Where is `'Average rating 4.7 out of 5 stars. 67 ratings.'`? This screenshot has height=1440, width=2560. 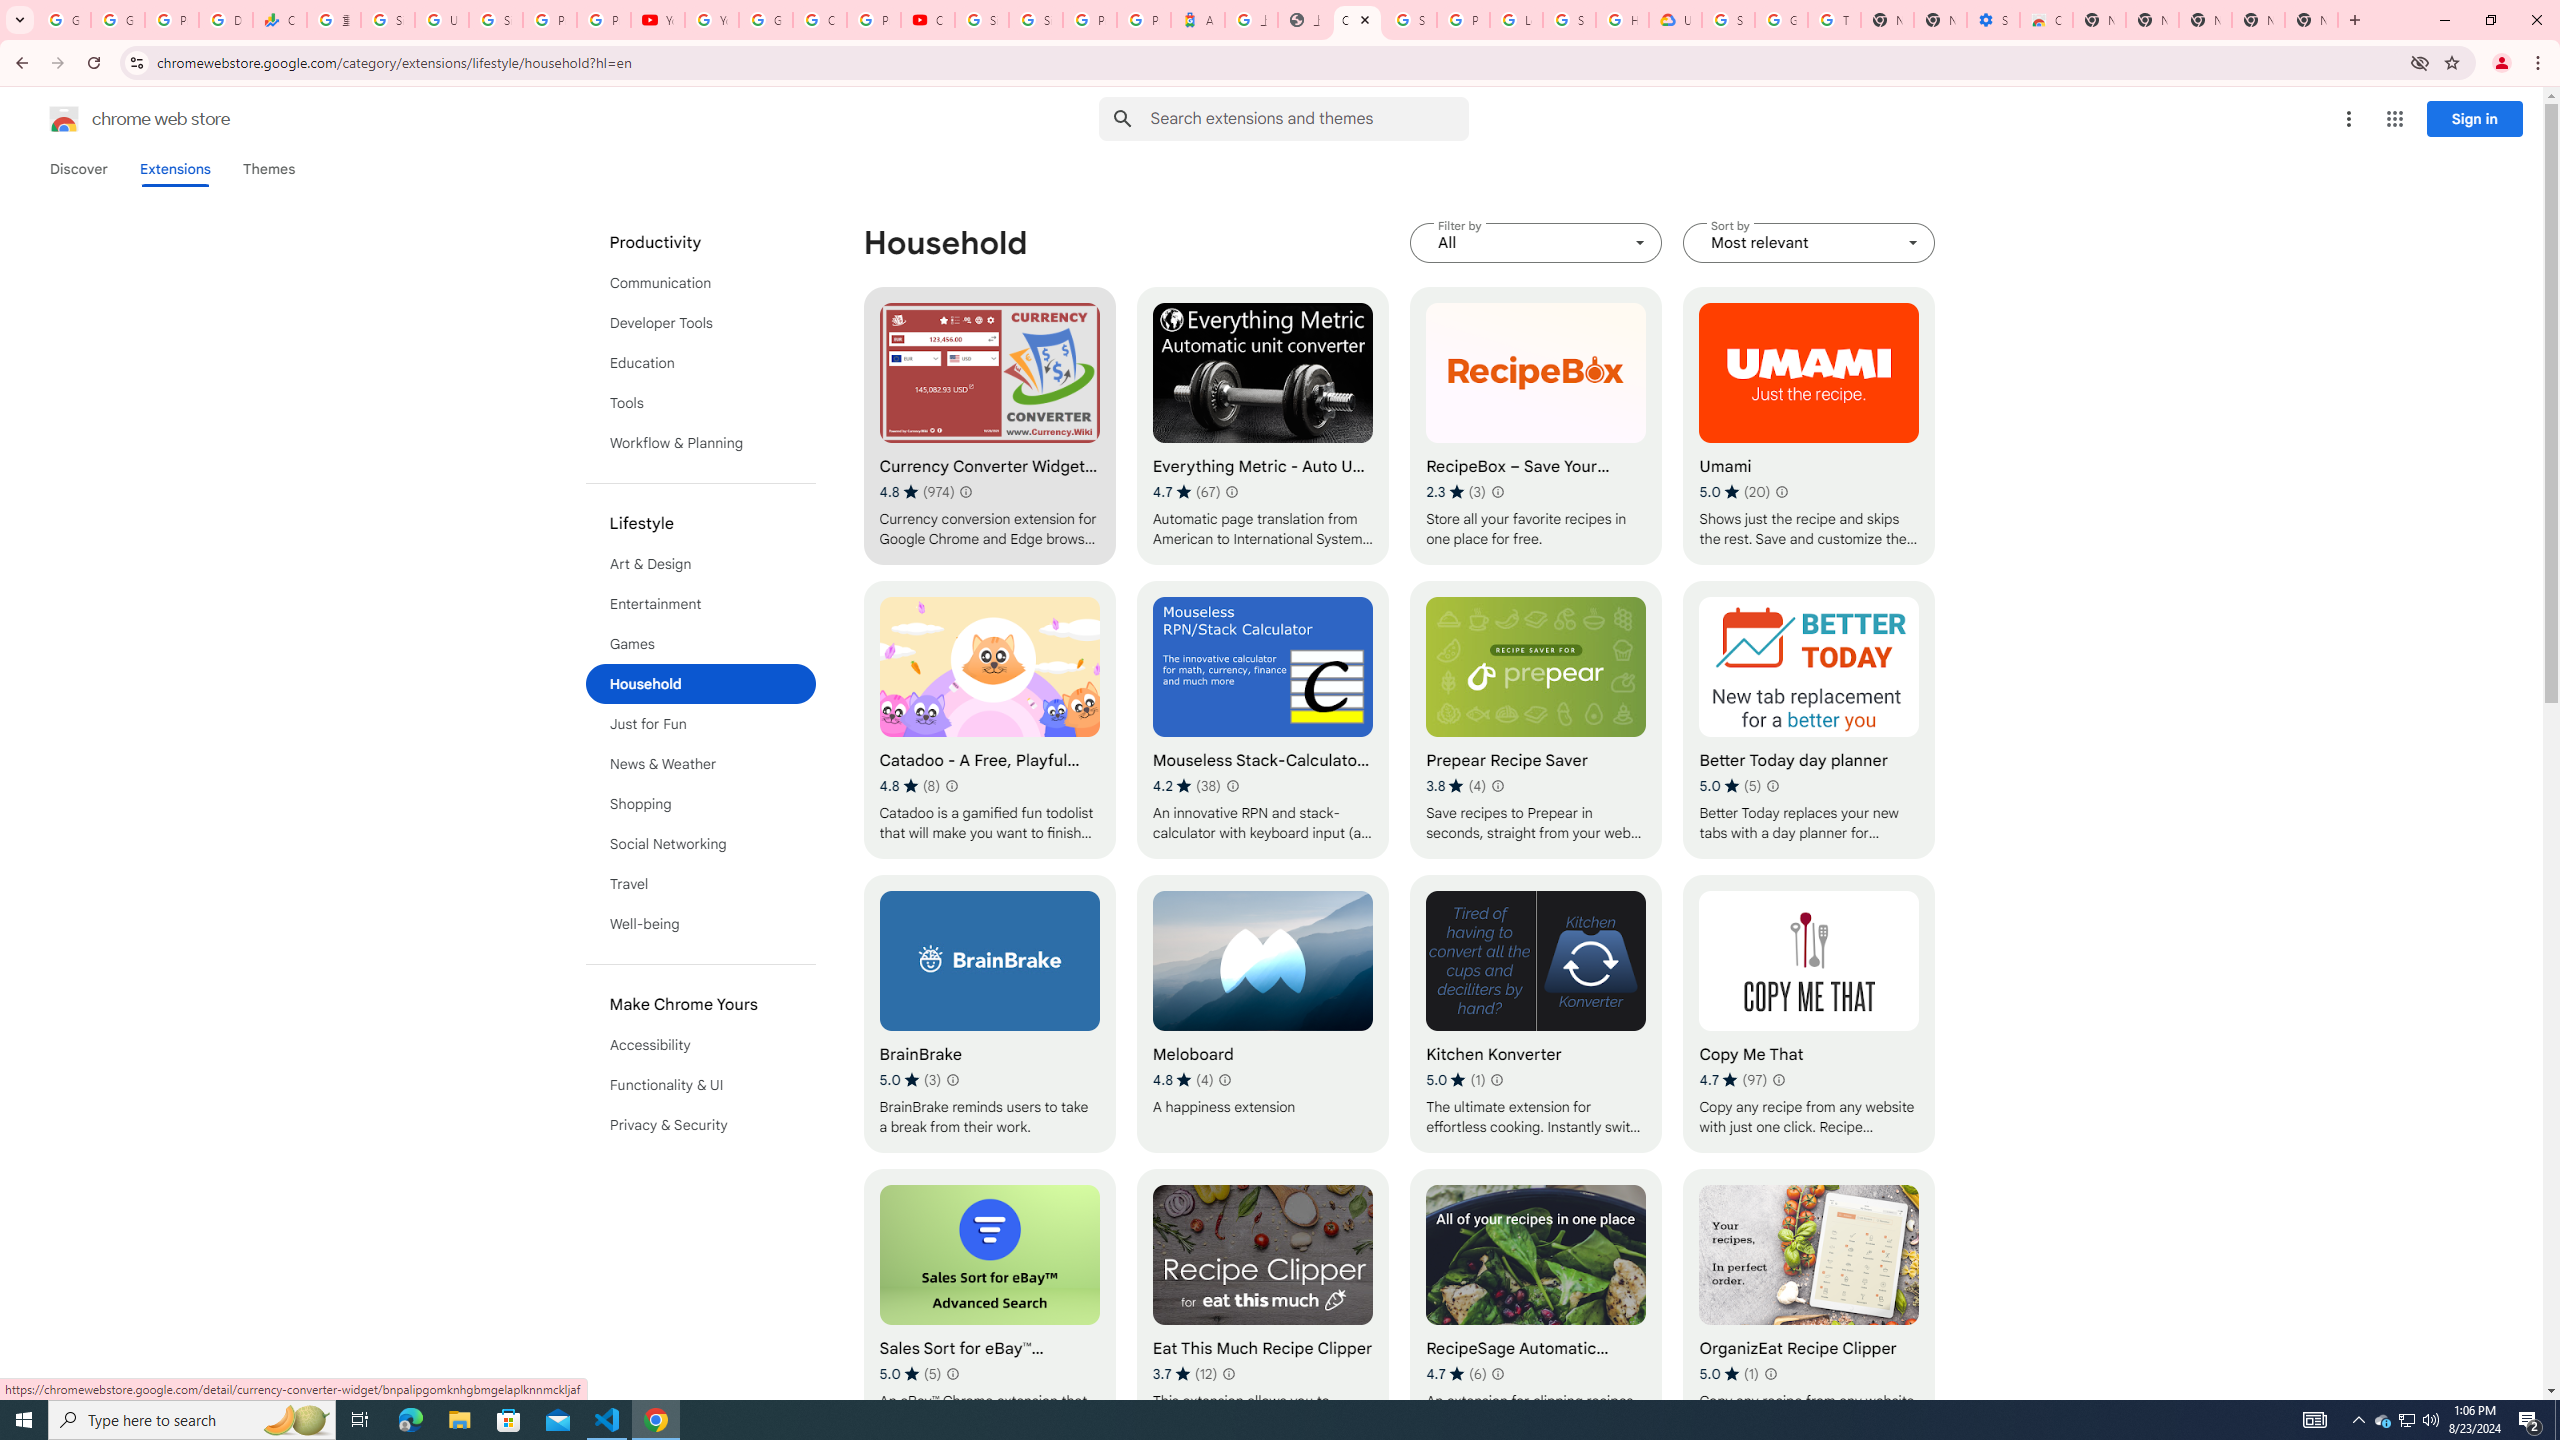
'Average rating 4.7 out of 5 stars. 67 ratings.' is located at coordinates (1186, 491).